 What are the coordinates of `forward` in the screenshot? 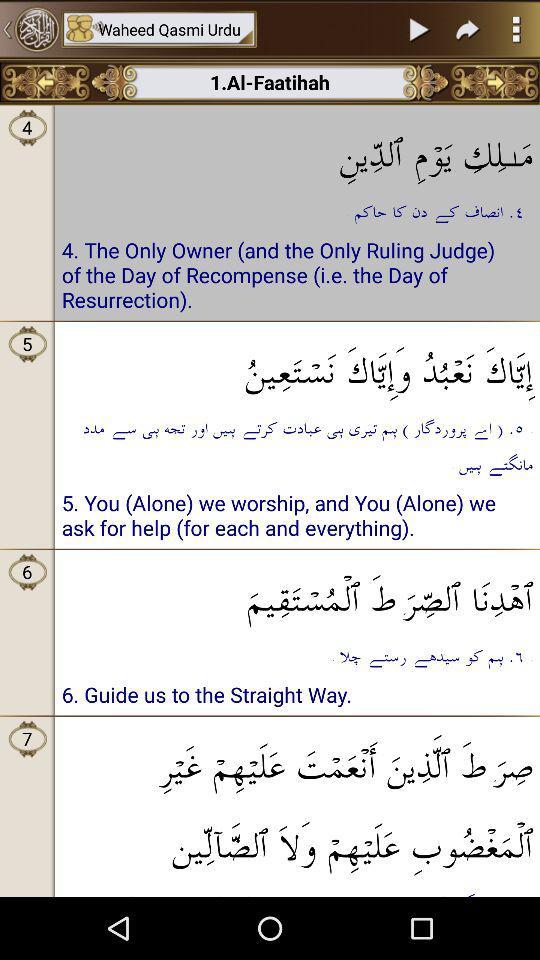 It's located at (468, 28).